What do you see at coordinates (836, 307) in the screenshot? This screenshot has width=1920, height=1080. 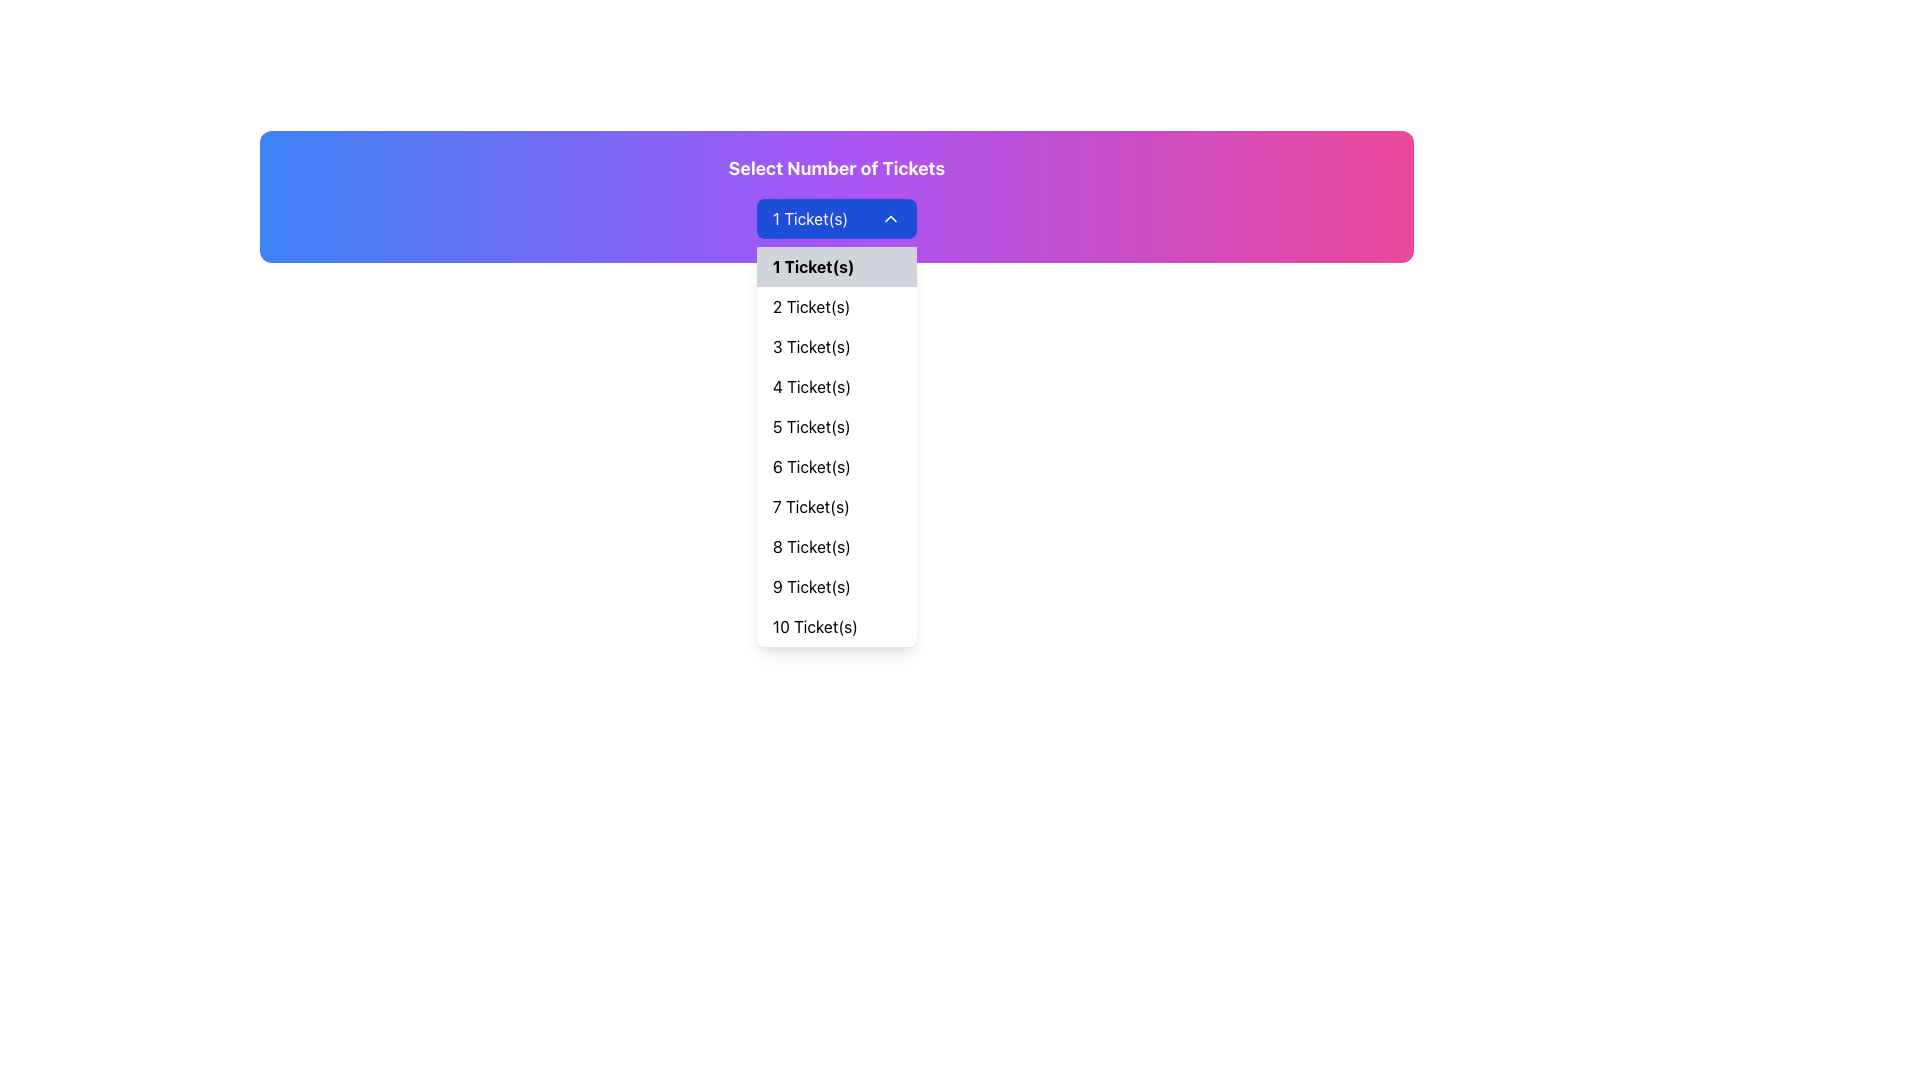 I see `to select the dropdown option displaying '2 Ticket(s)', which is the second item in the list` at bounding box center [836, 307].